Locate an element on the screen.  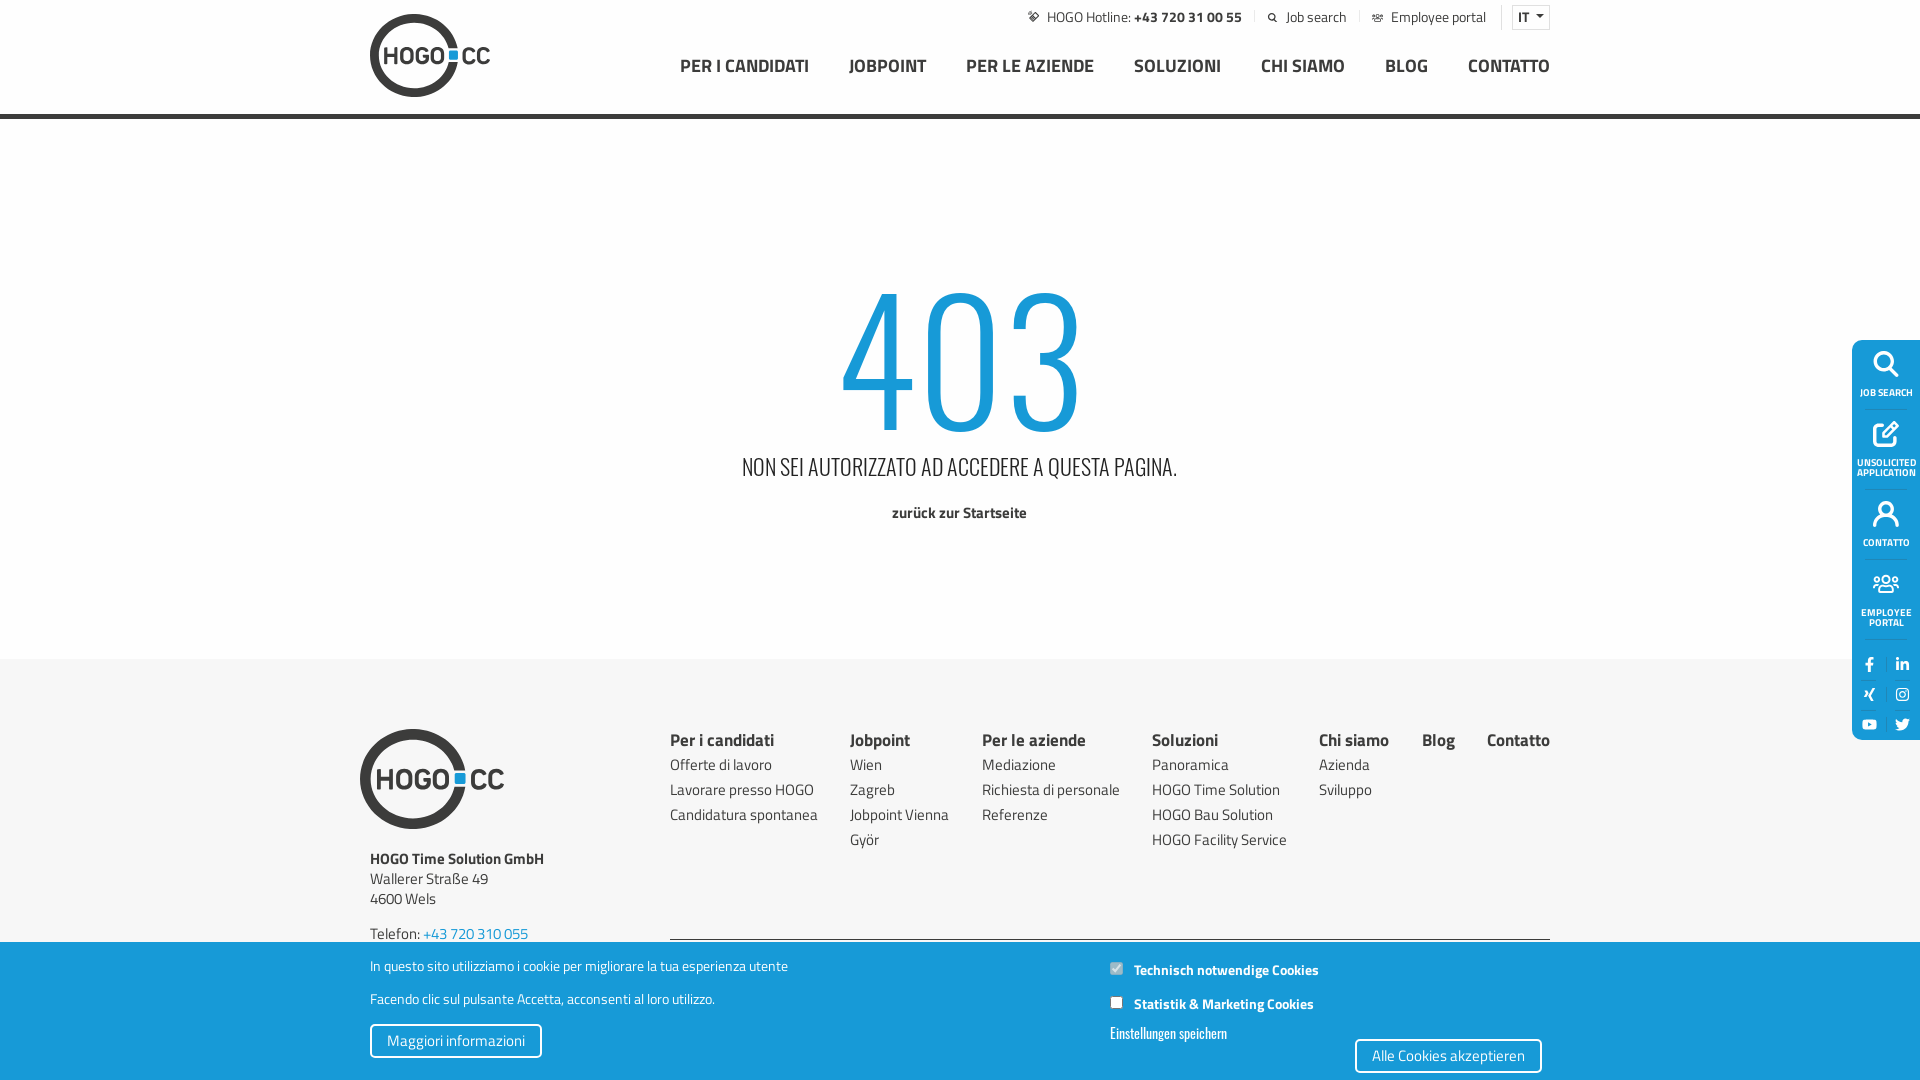
'Soluzioni' is located at coordinates (1185, 743).